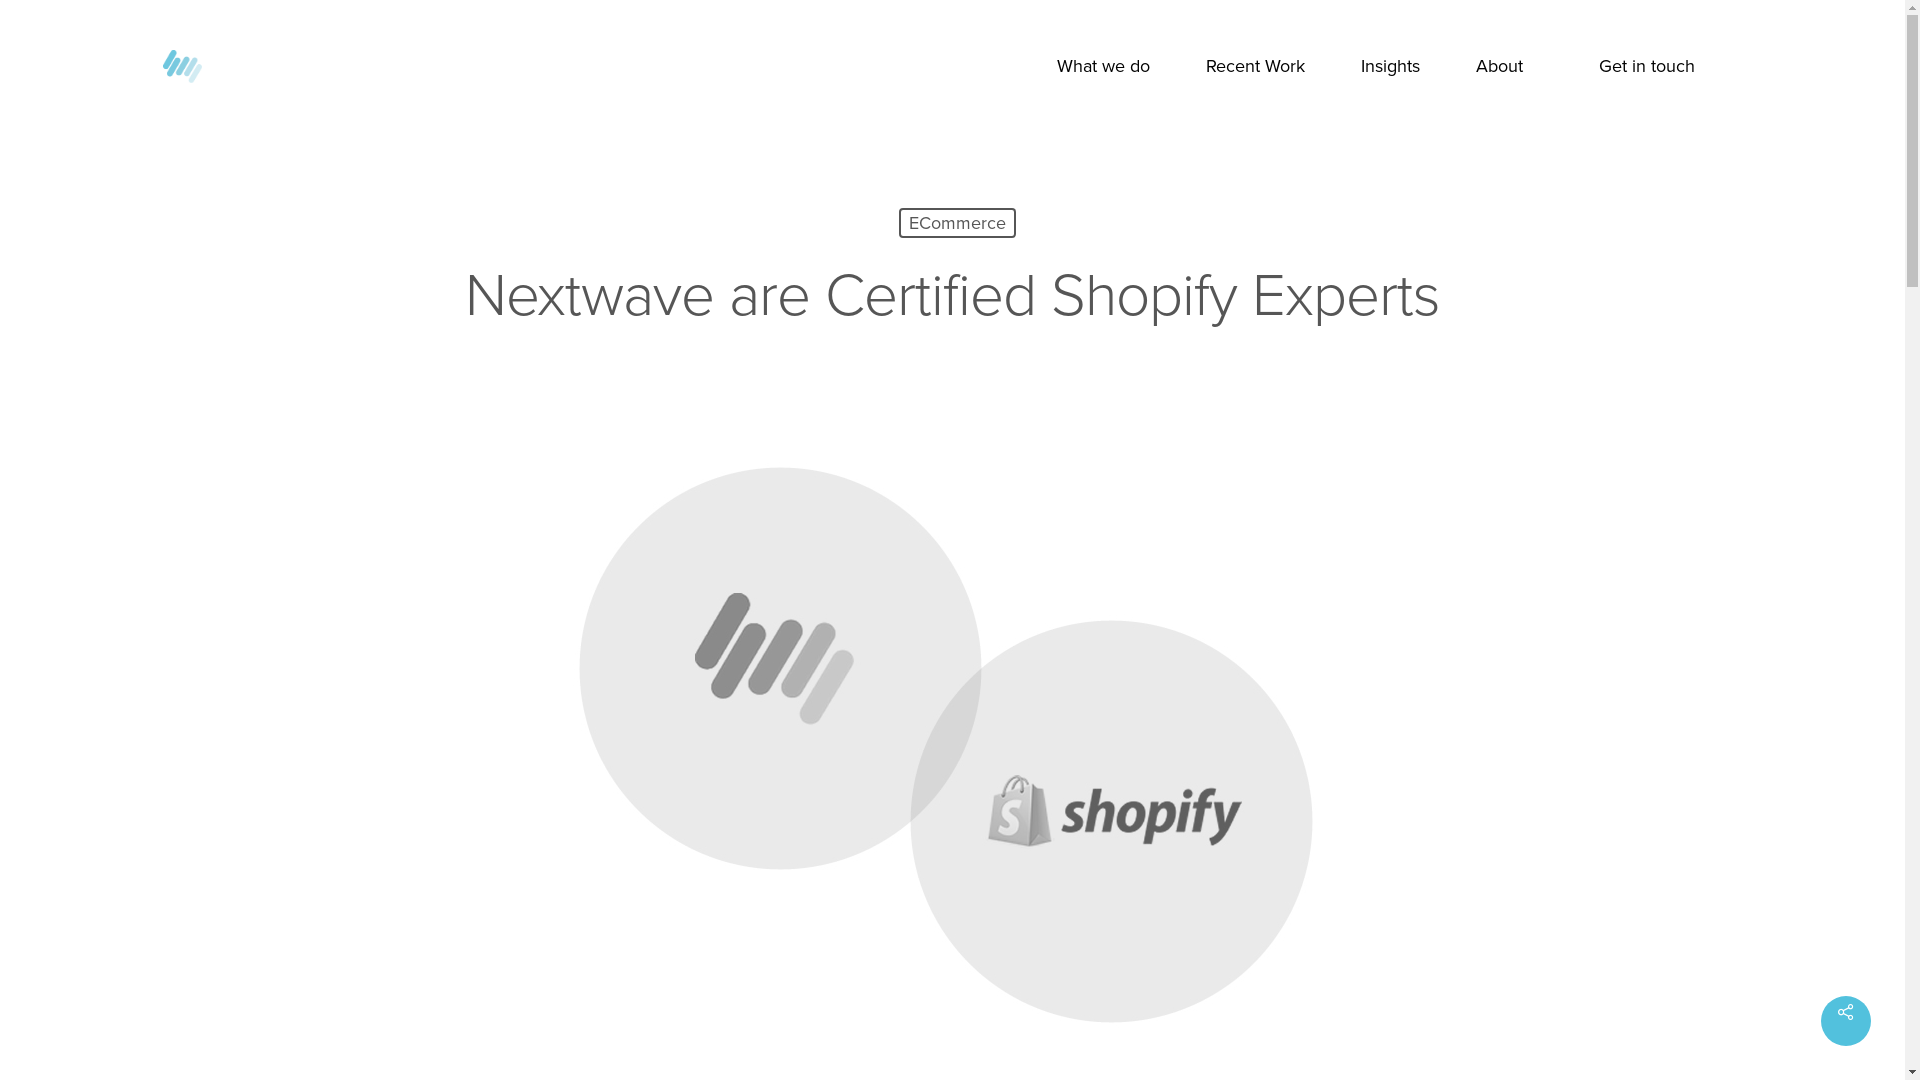  What do you see at coordinates (1499, 65) in the screenshot?
I see `'About'` at bounding box center [1499, 65].